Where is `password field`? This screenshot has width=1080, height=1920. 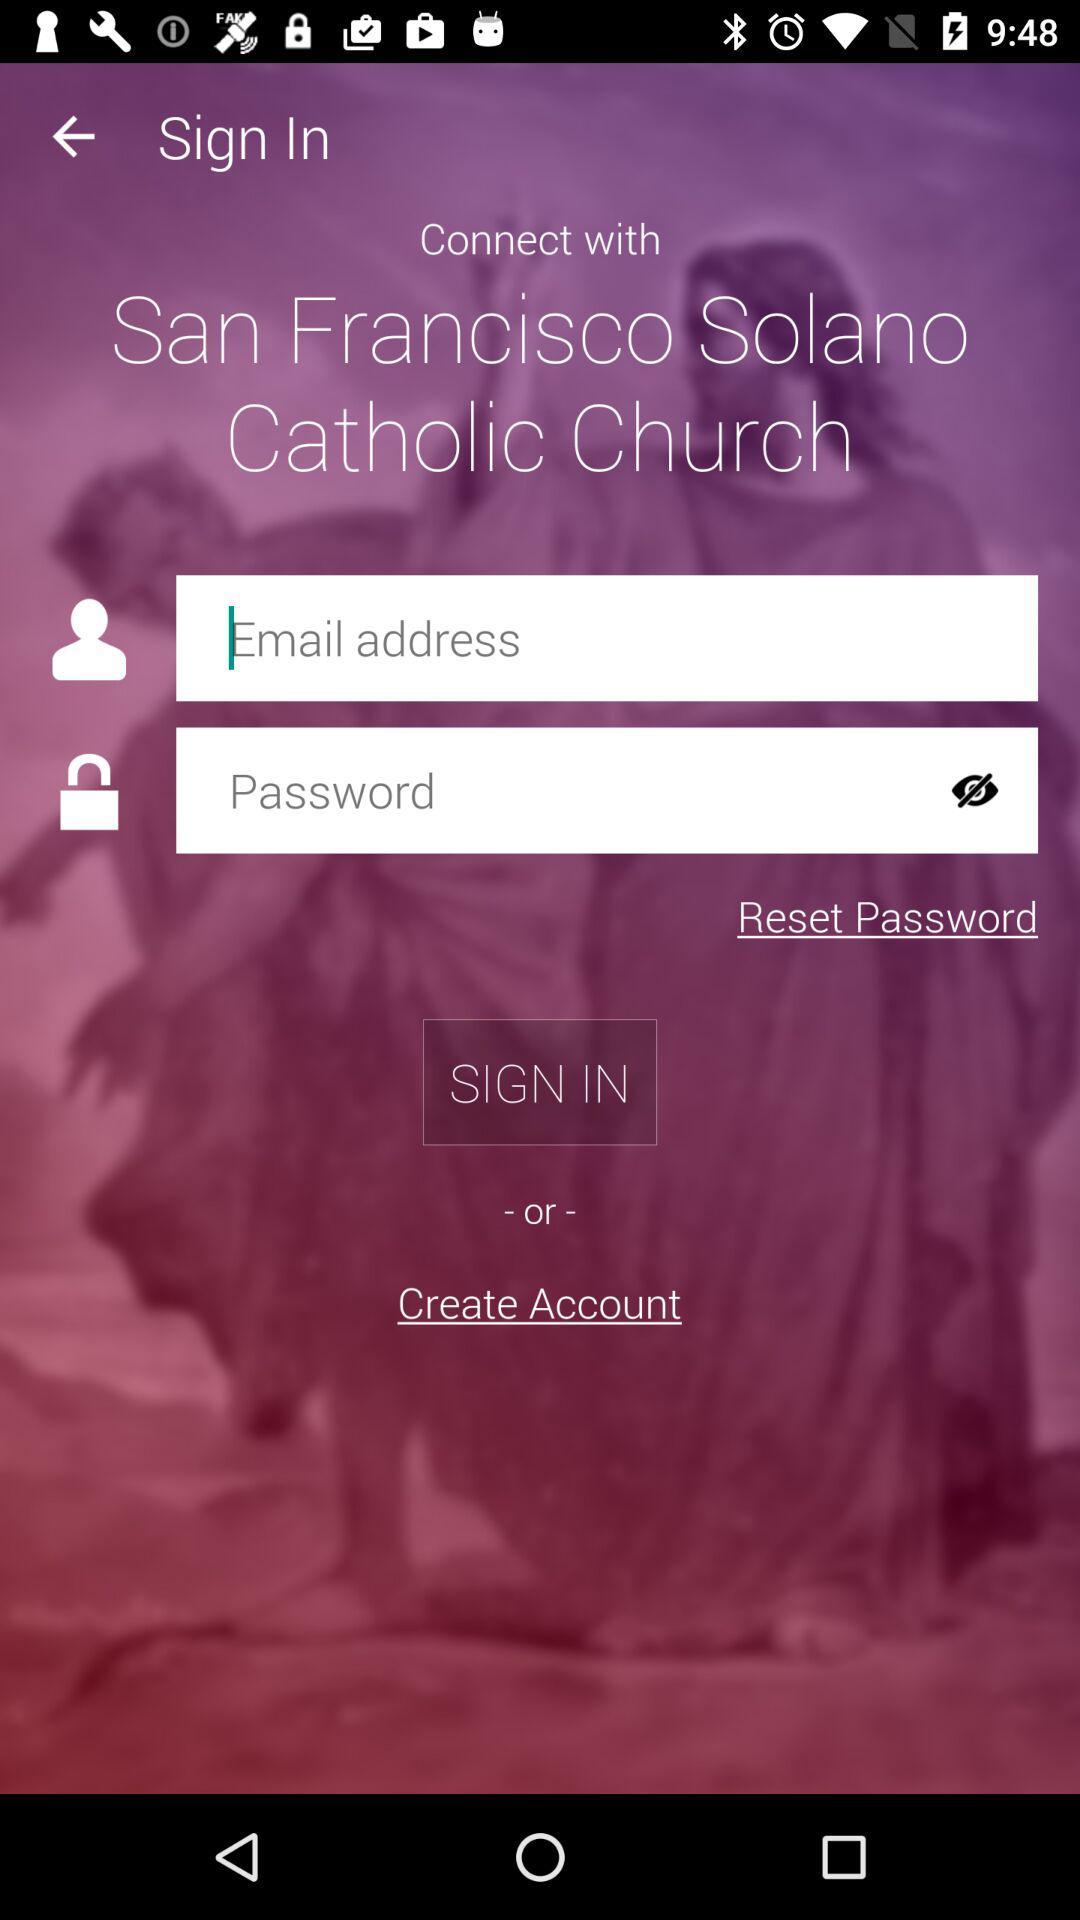 password field is located at coordinates (544, 789).